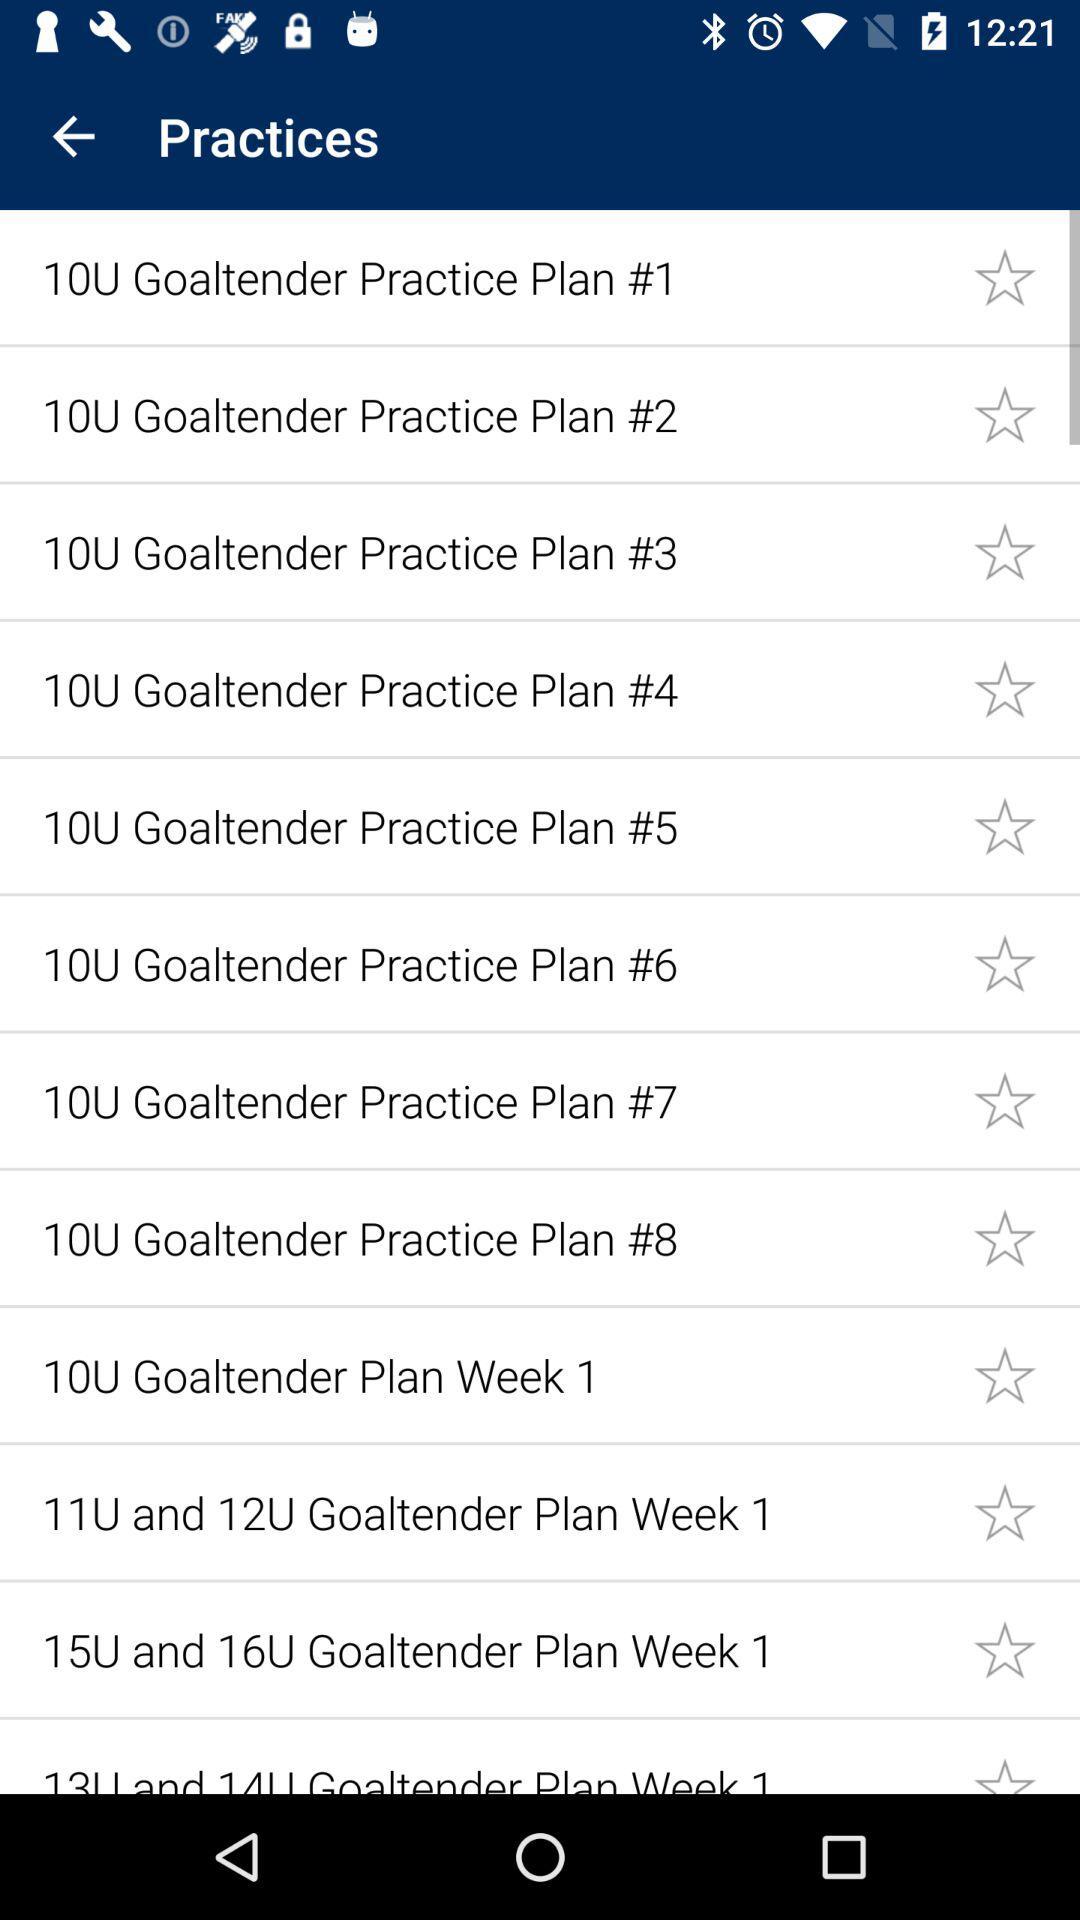 The image size is (1080, 1920). Describe the element at coordinates (1026, 551) in the screenshot. I see `link star option` at that location.